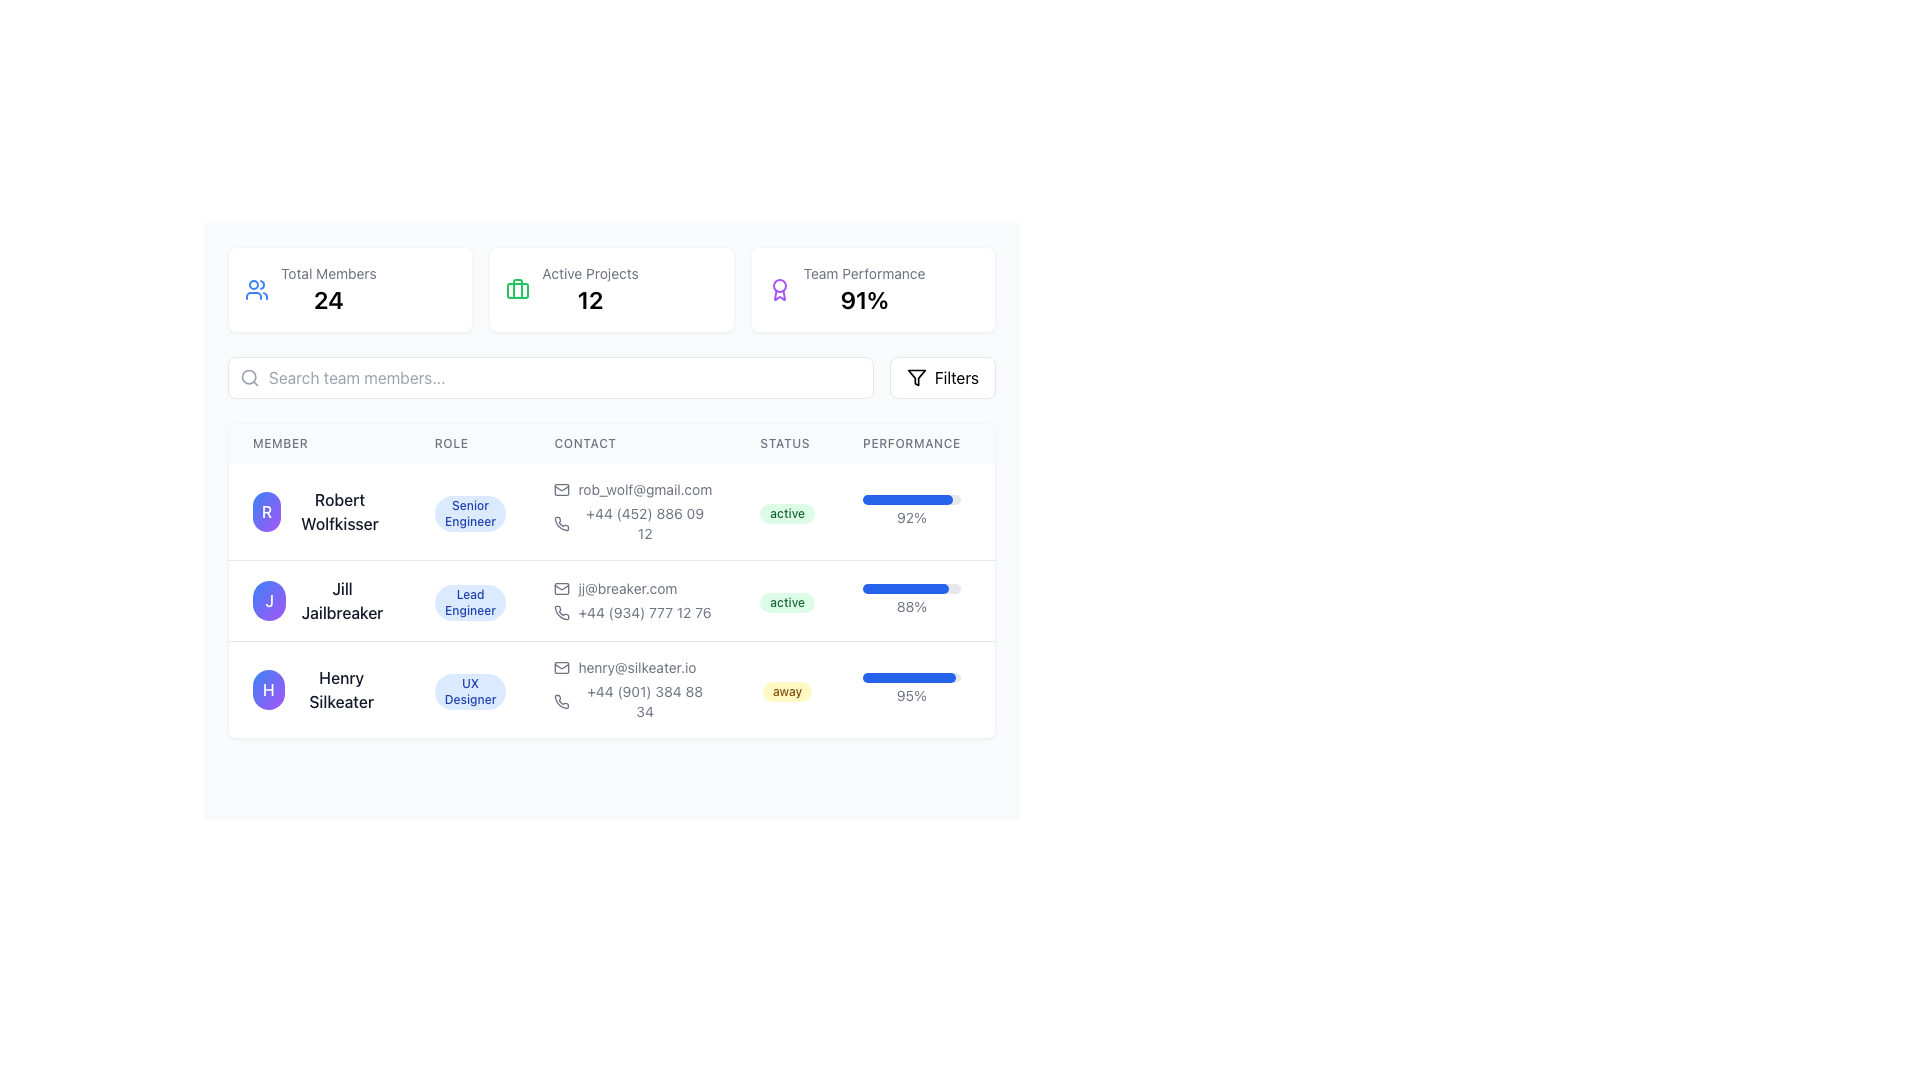 This screenshot has height=1080, width=1920. I want to click on the rectangular white input field of the search bar layout component to focus on it, so click(610, 378).